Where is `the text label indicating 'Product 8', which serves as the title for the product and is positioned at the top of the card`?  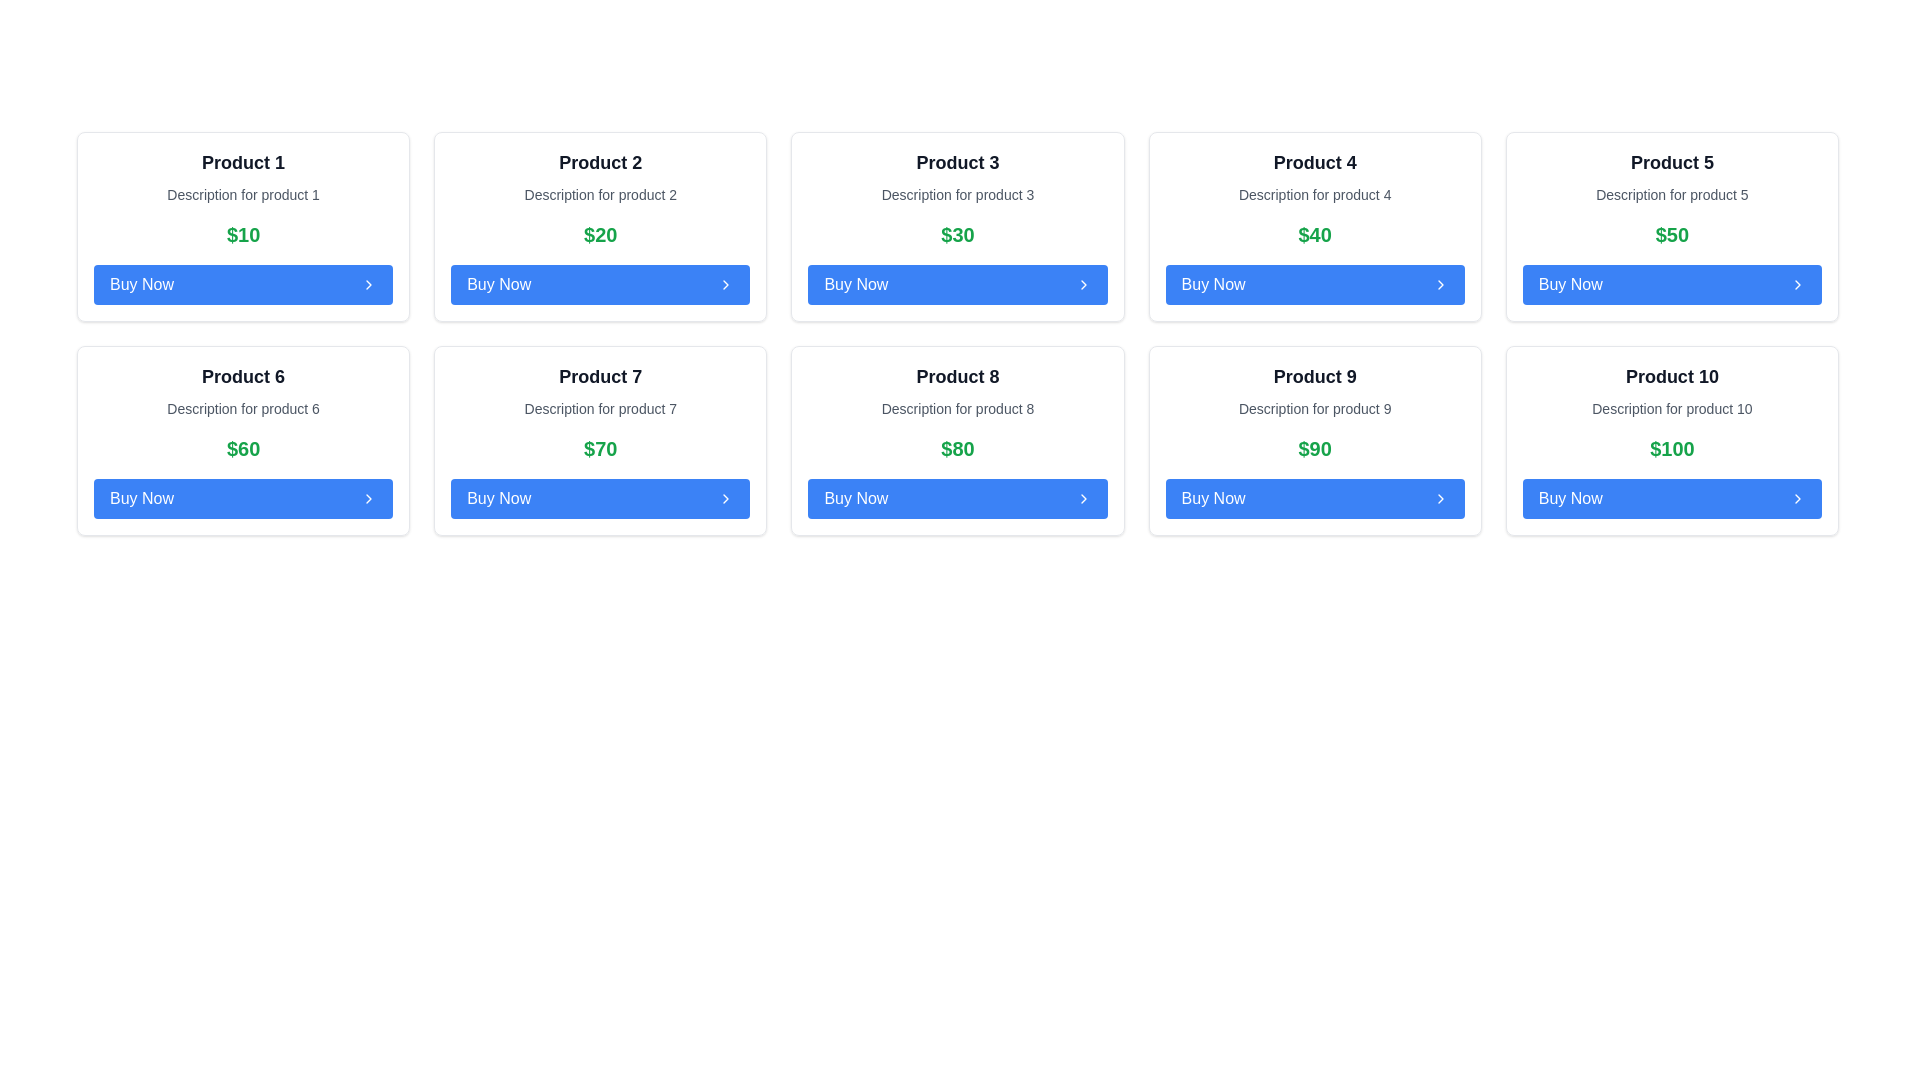
the text label indicating 'Product 8', which serves as the title for the product and is positioned at the top of the card is located at coordinates (957, 377).